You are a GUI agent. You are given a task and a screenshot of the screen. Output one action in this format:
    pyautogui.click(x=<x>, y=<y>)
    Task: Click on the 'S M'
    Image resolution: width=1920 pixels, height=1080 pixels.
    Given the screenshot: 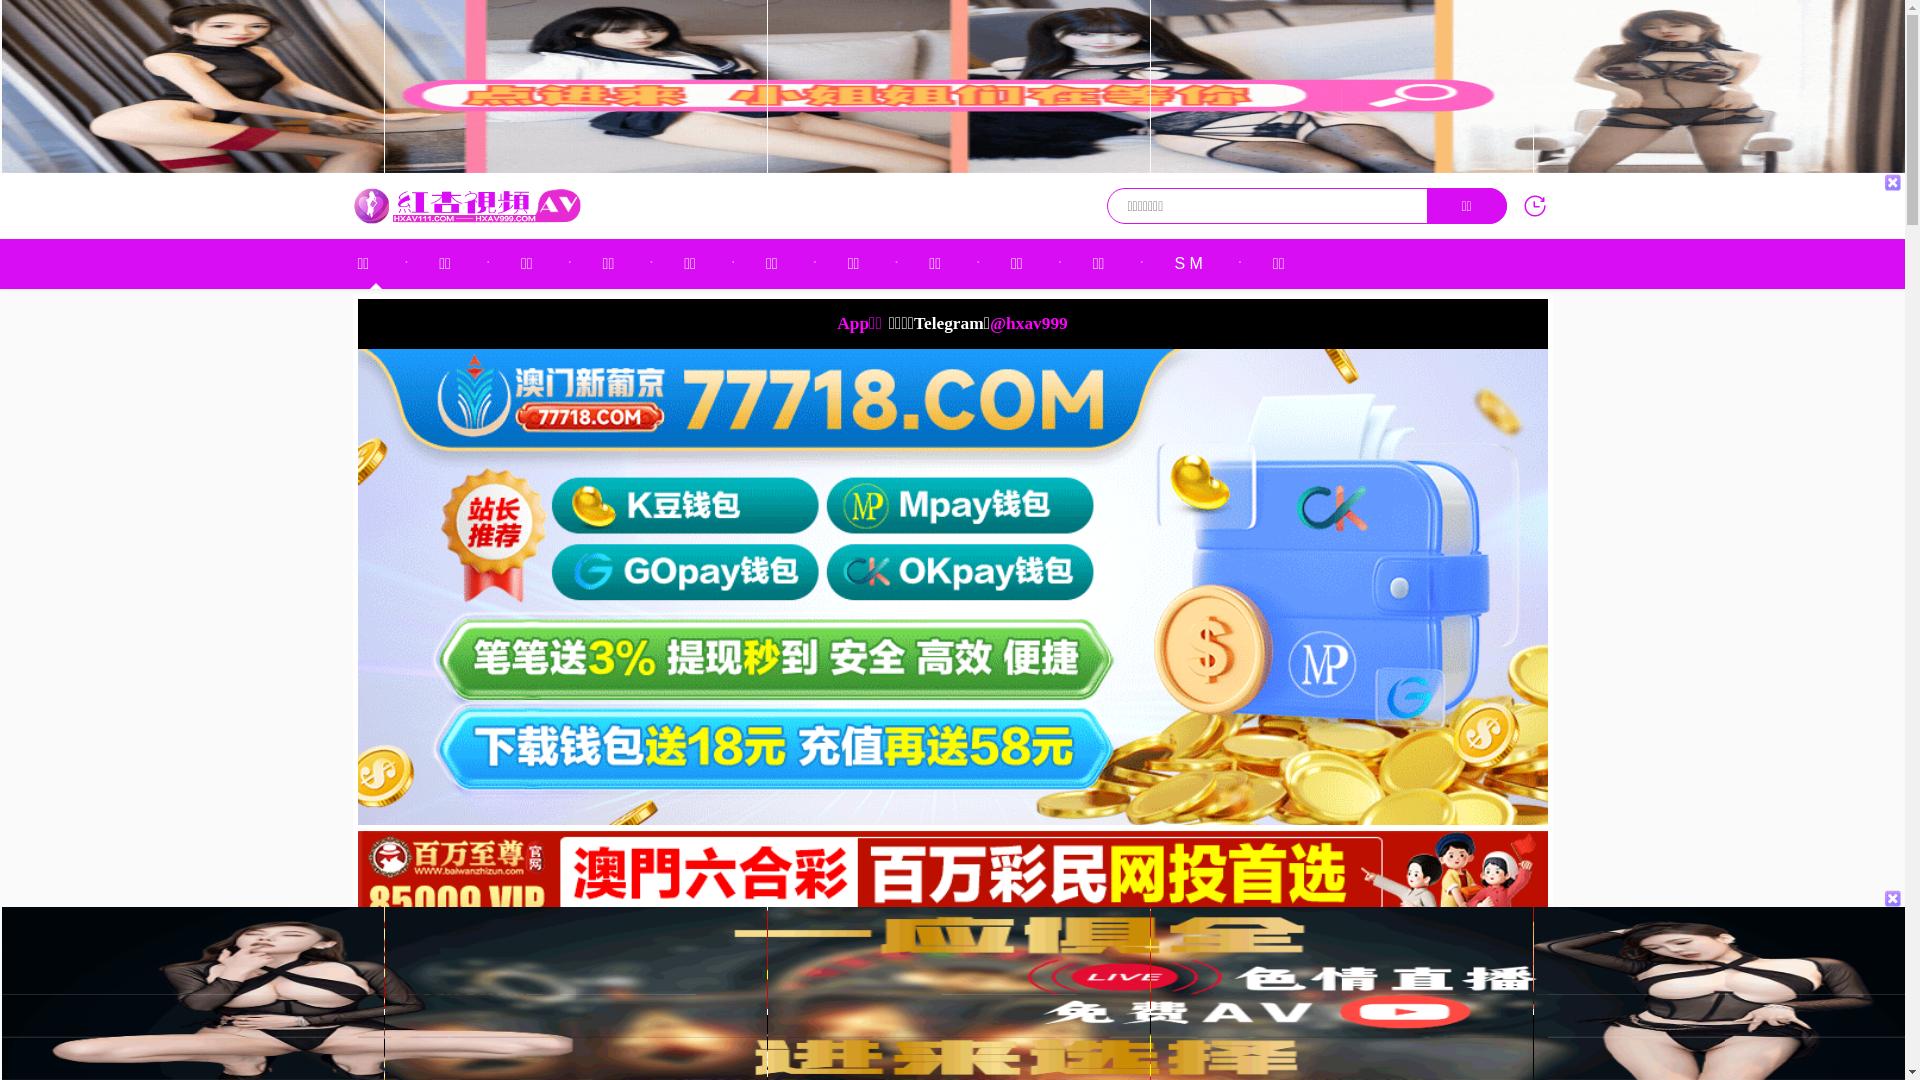 What is the action you would take?
    pyautogui.click(x=1188, y=262)
    